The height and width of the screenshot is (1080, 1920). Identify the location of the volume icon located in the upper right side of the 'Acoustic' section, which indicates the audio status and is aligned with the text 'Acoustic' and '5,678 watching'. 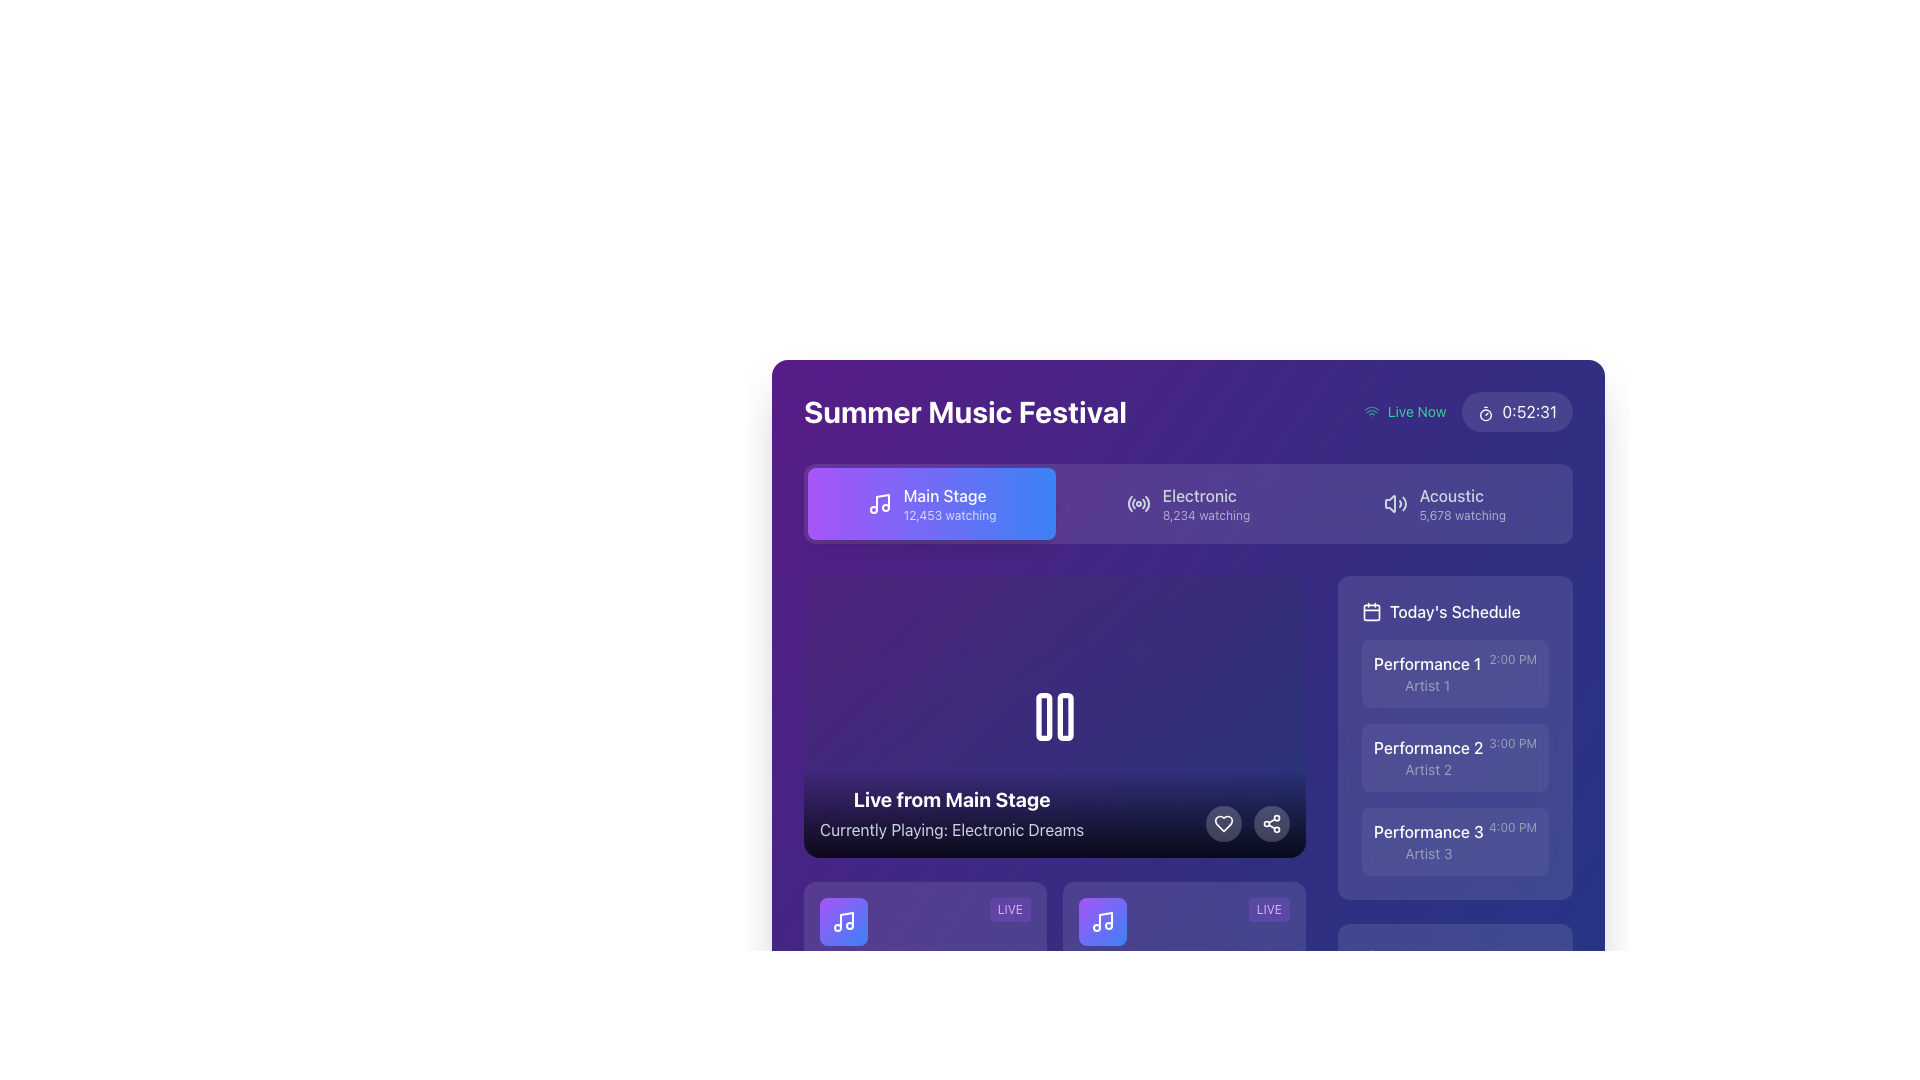
(1394, 503).